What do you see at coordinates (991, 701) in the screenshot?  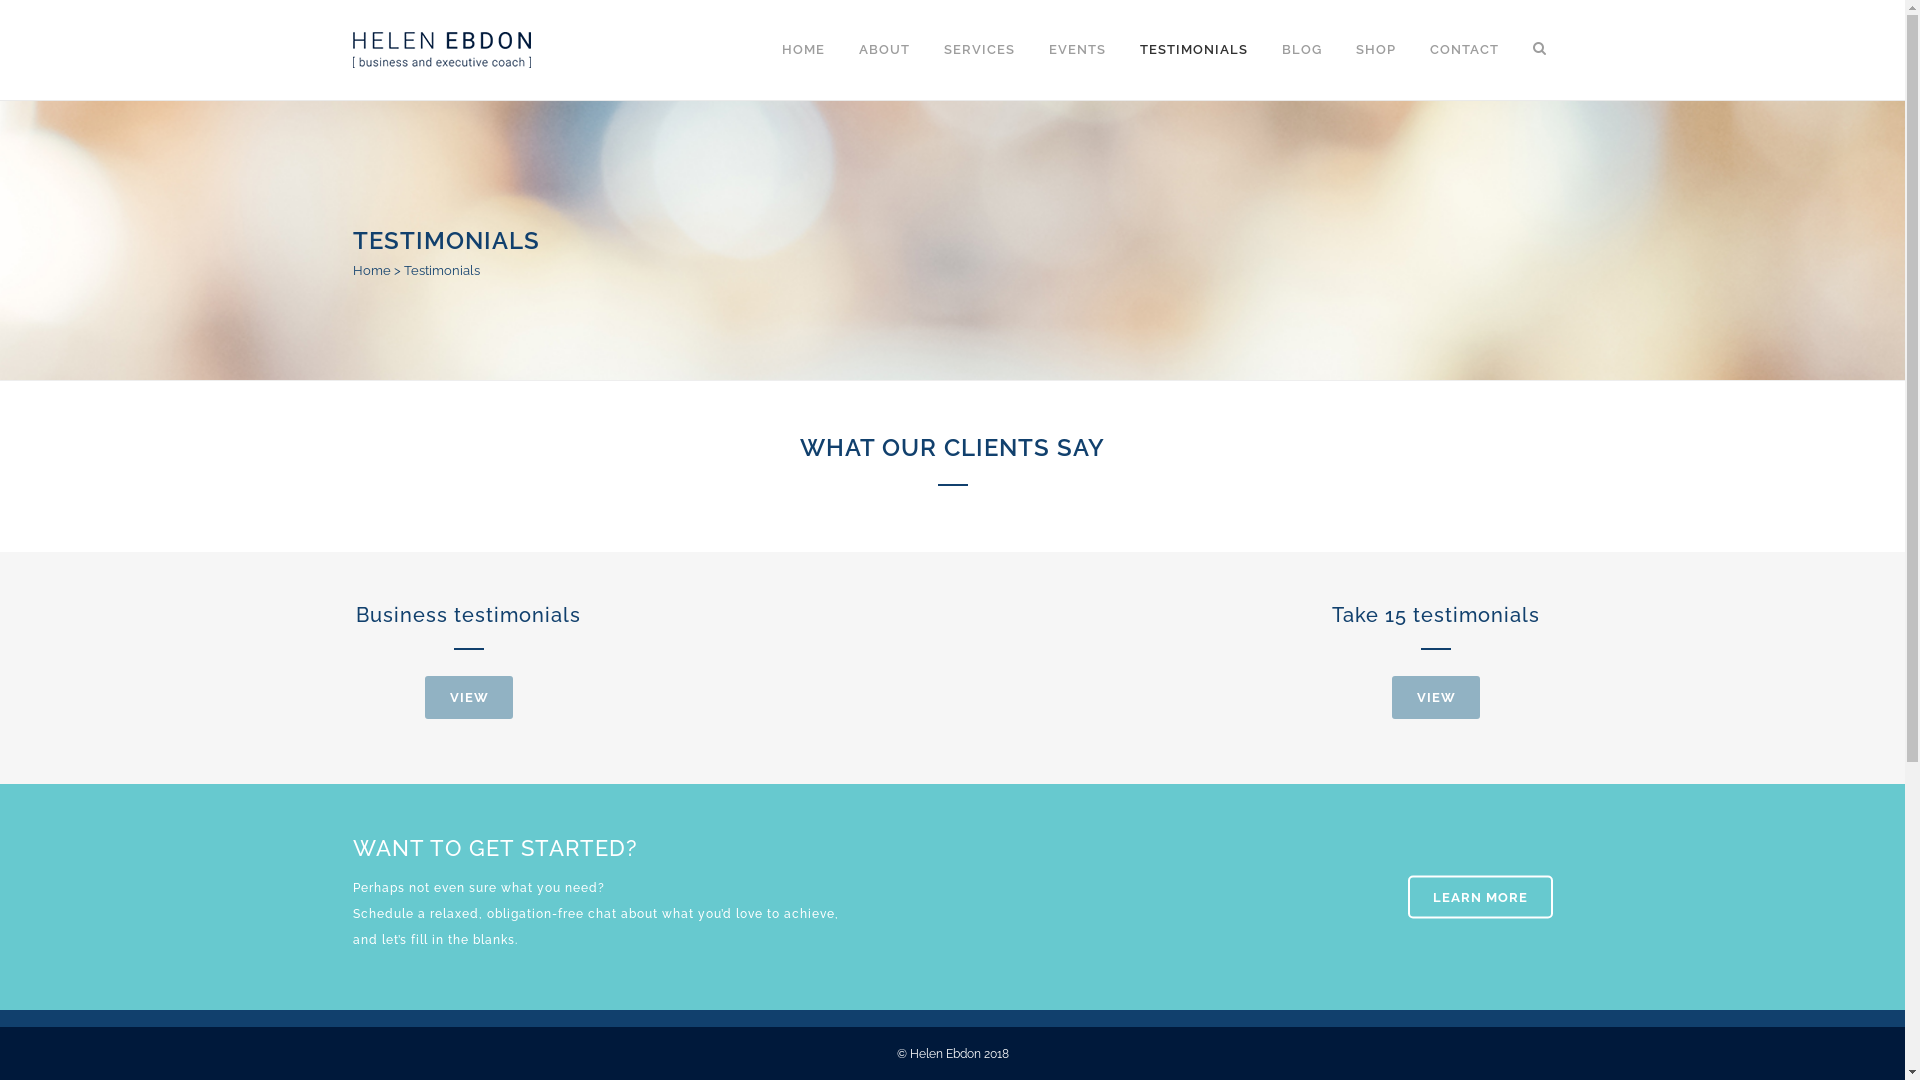 I see `'About'` at bounding box center [991, 701].